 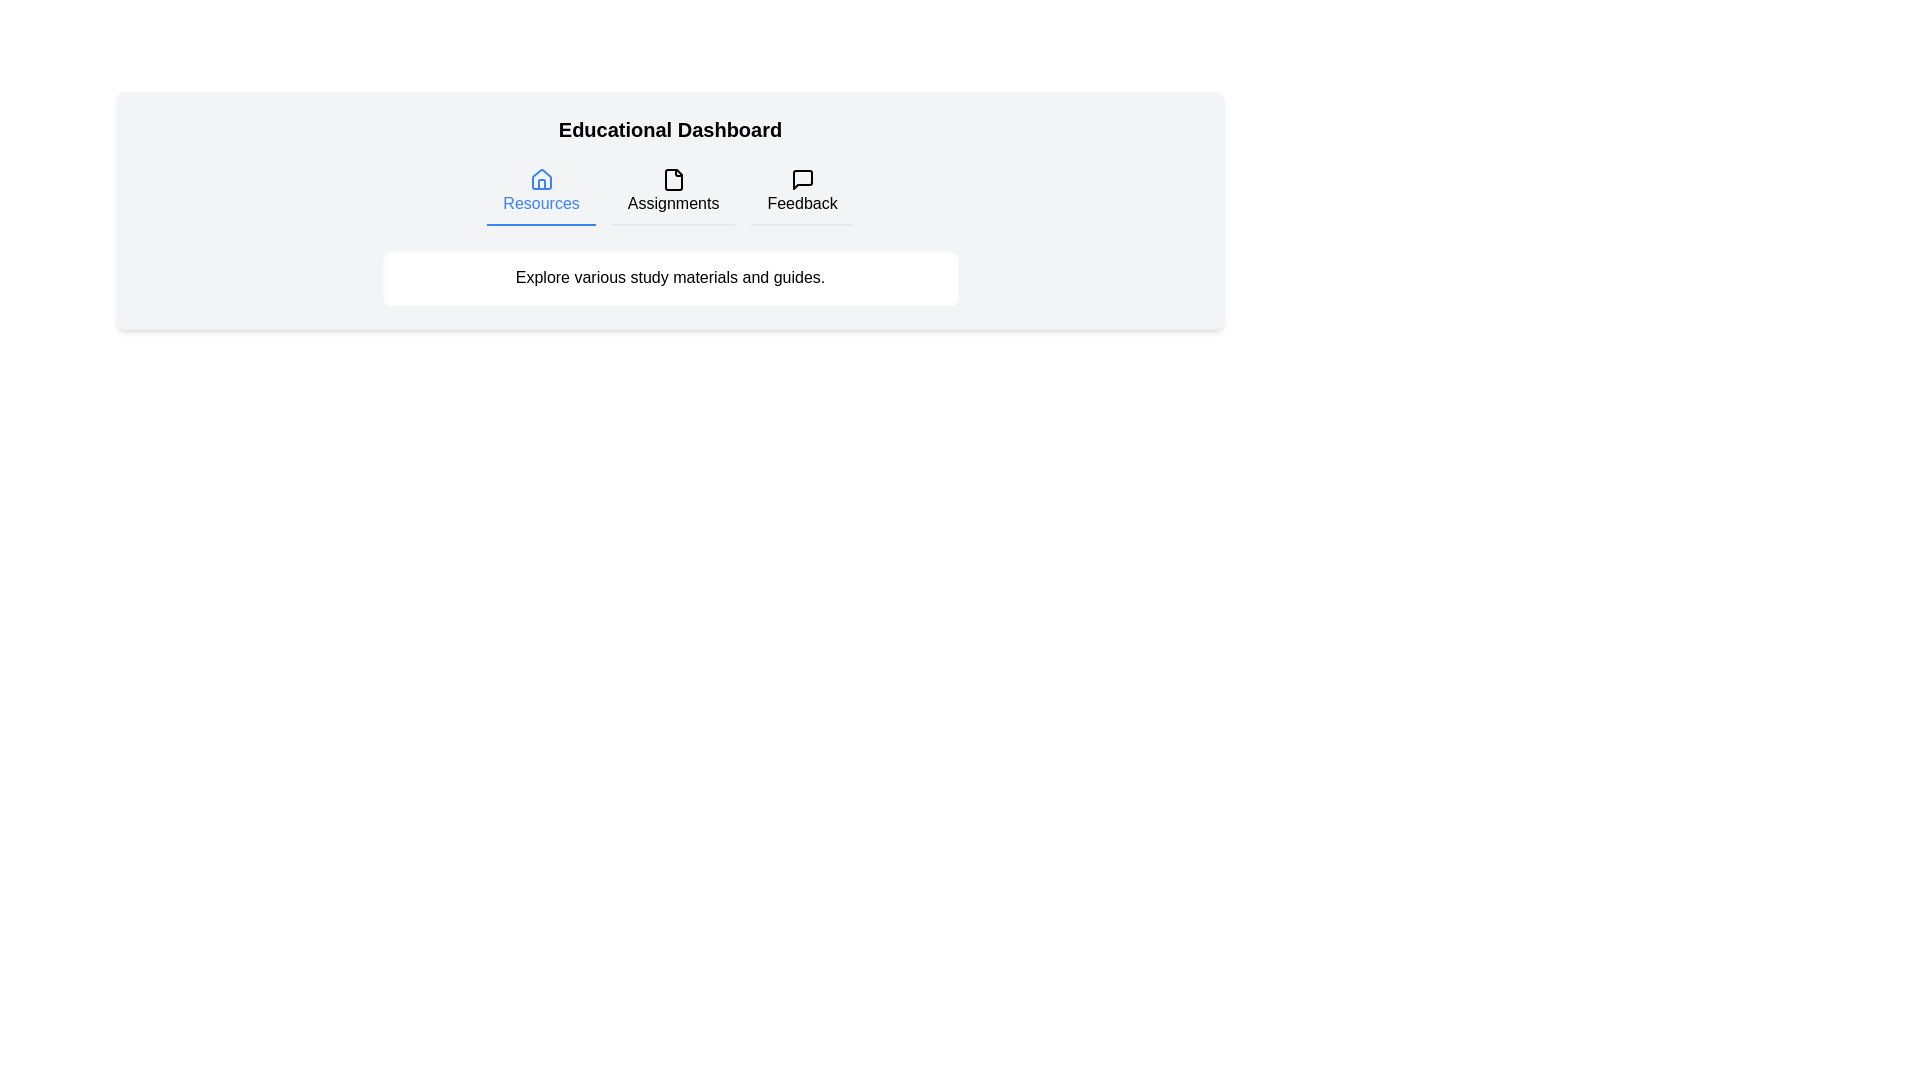 I want to click on the 'Assignments' button, which is a columnar button with a document page icon and black outline, located between 'Resources' and 'Feedback', so click(x=673, y=192).